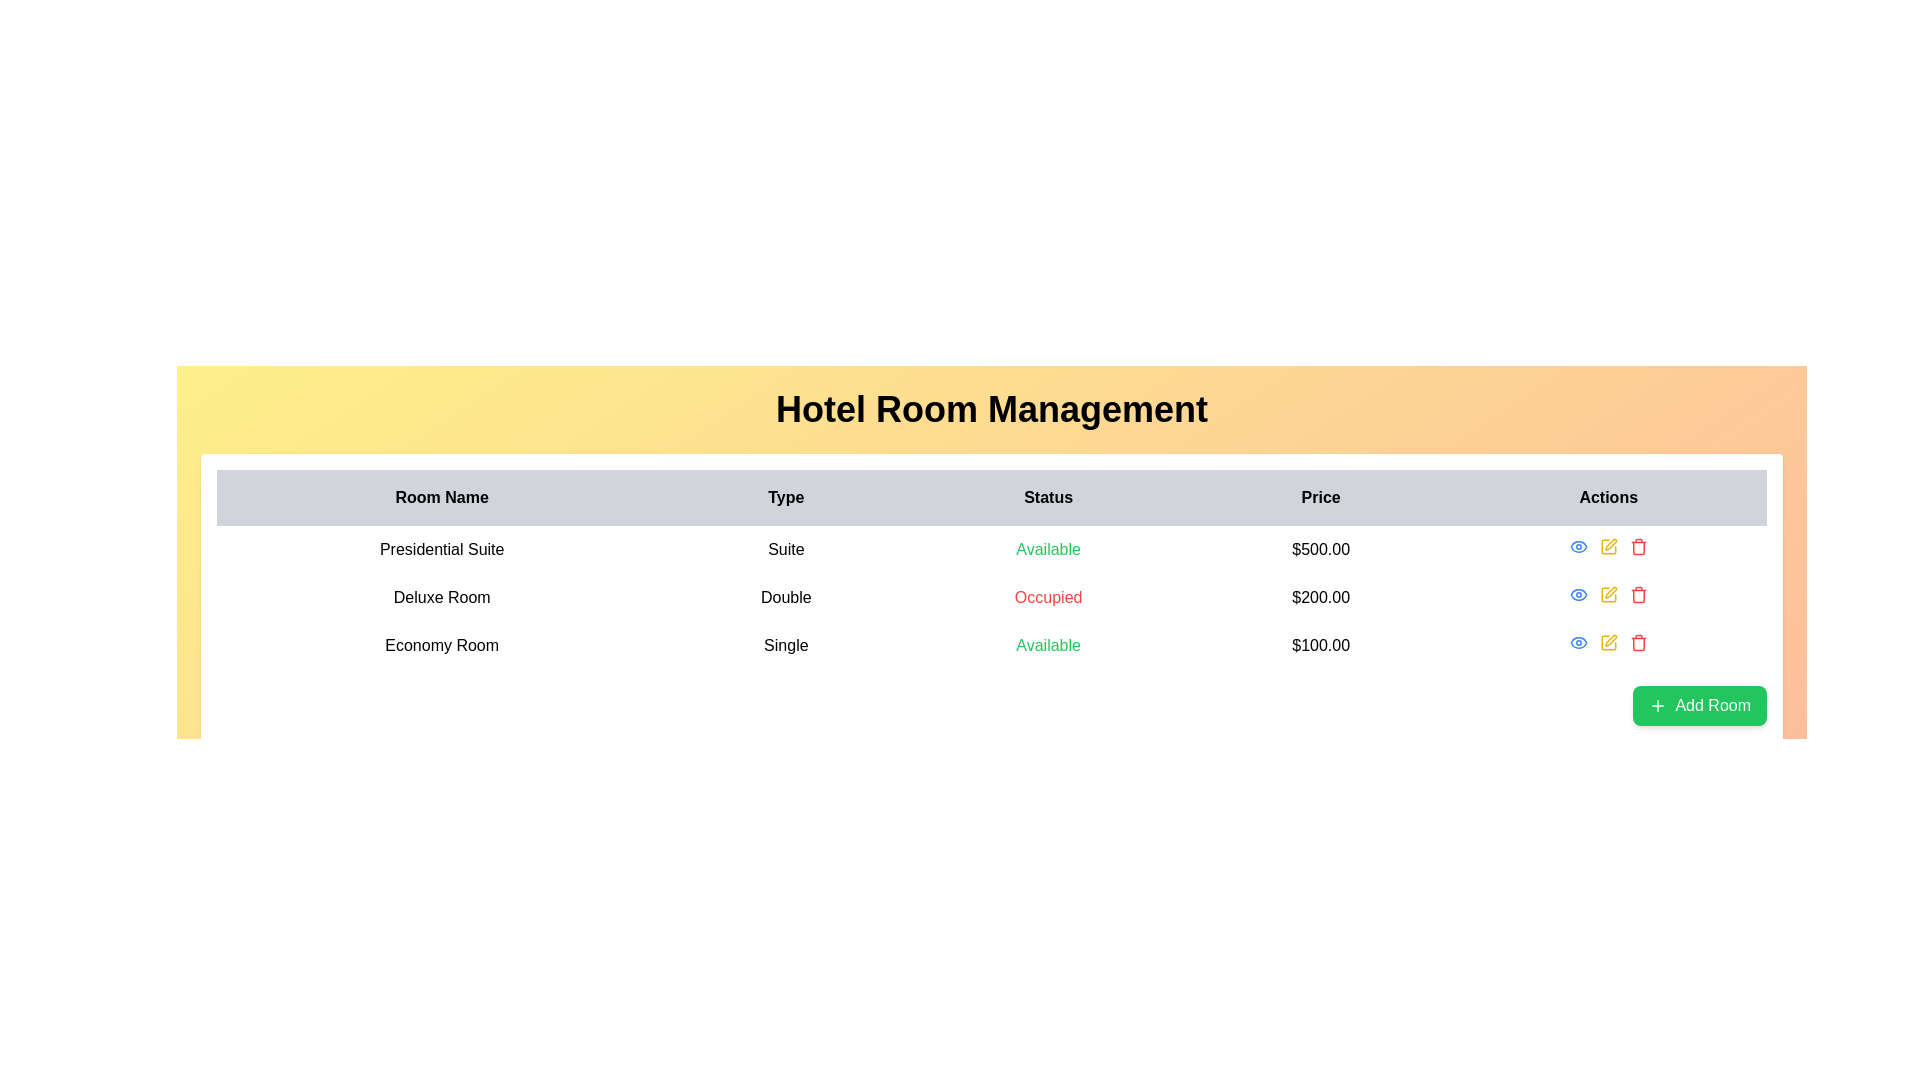 The width and height of the screenshot is (1920, 1080). What do you see at coordinates (1577, 547) in the screenshot?
I see `the 'view' button located in the second row under 'Actions' in the table to change its color` at bounding box center [1577, 547].